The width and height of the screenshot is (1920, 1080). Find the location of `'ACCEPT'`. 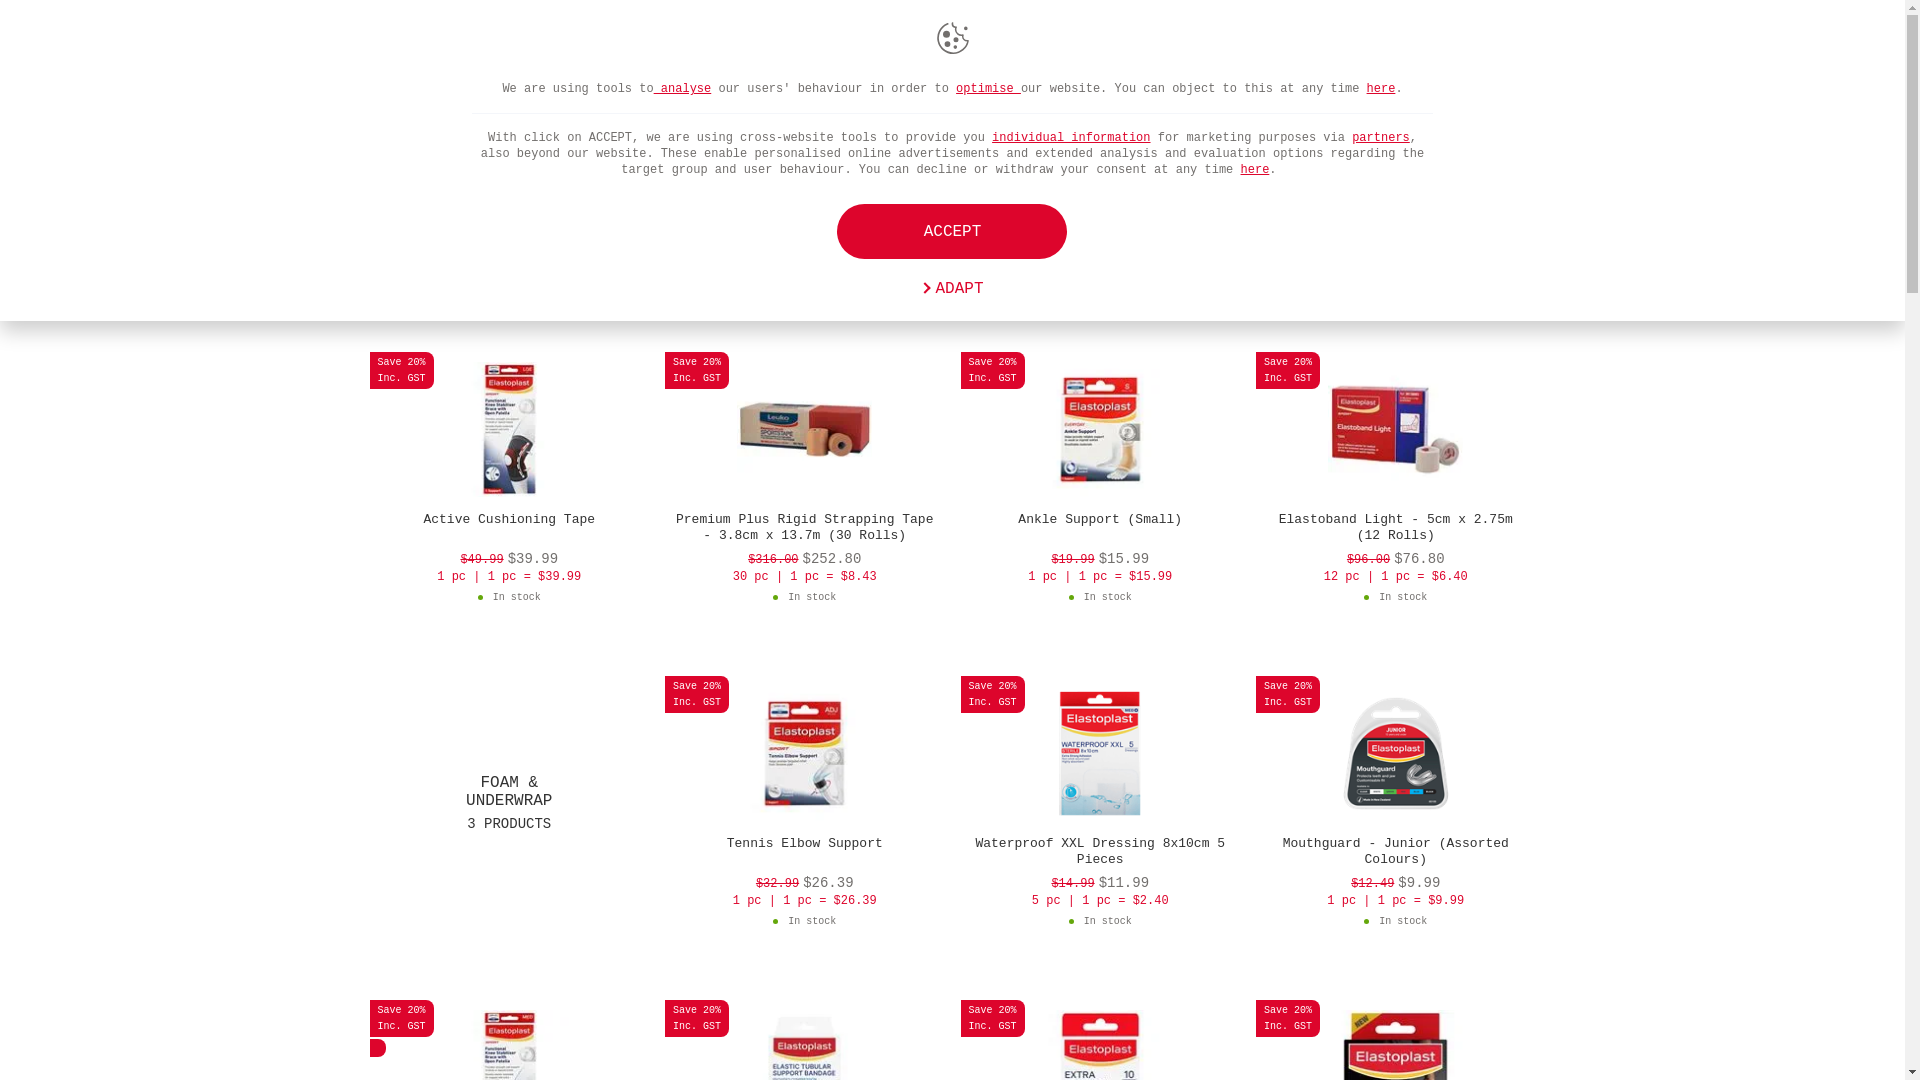

'ACCEPT' is located at coordinates (950, 230).